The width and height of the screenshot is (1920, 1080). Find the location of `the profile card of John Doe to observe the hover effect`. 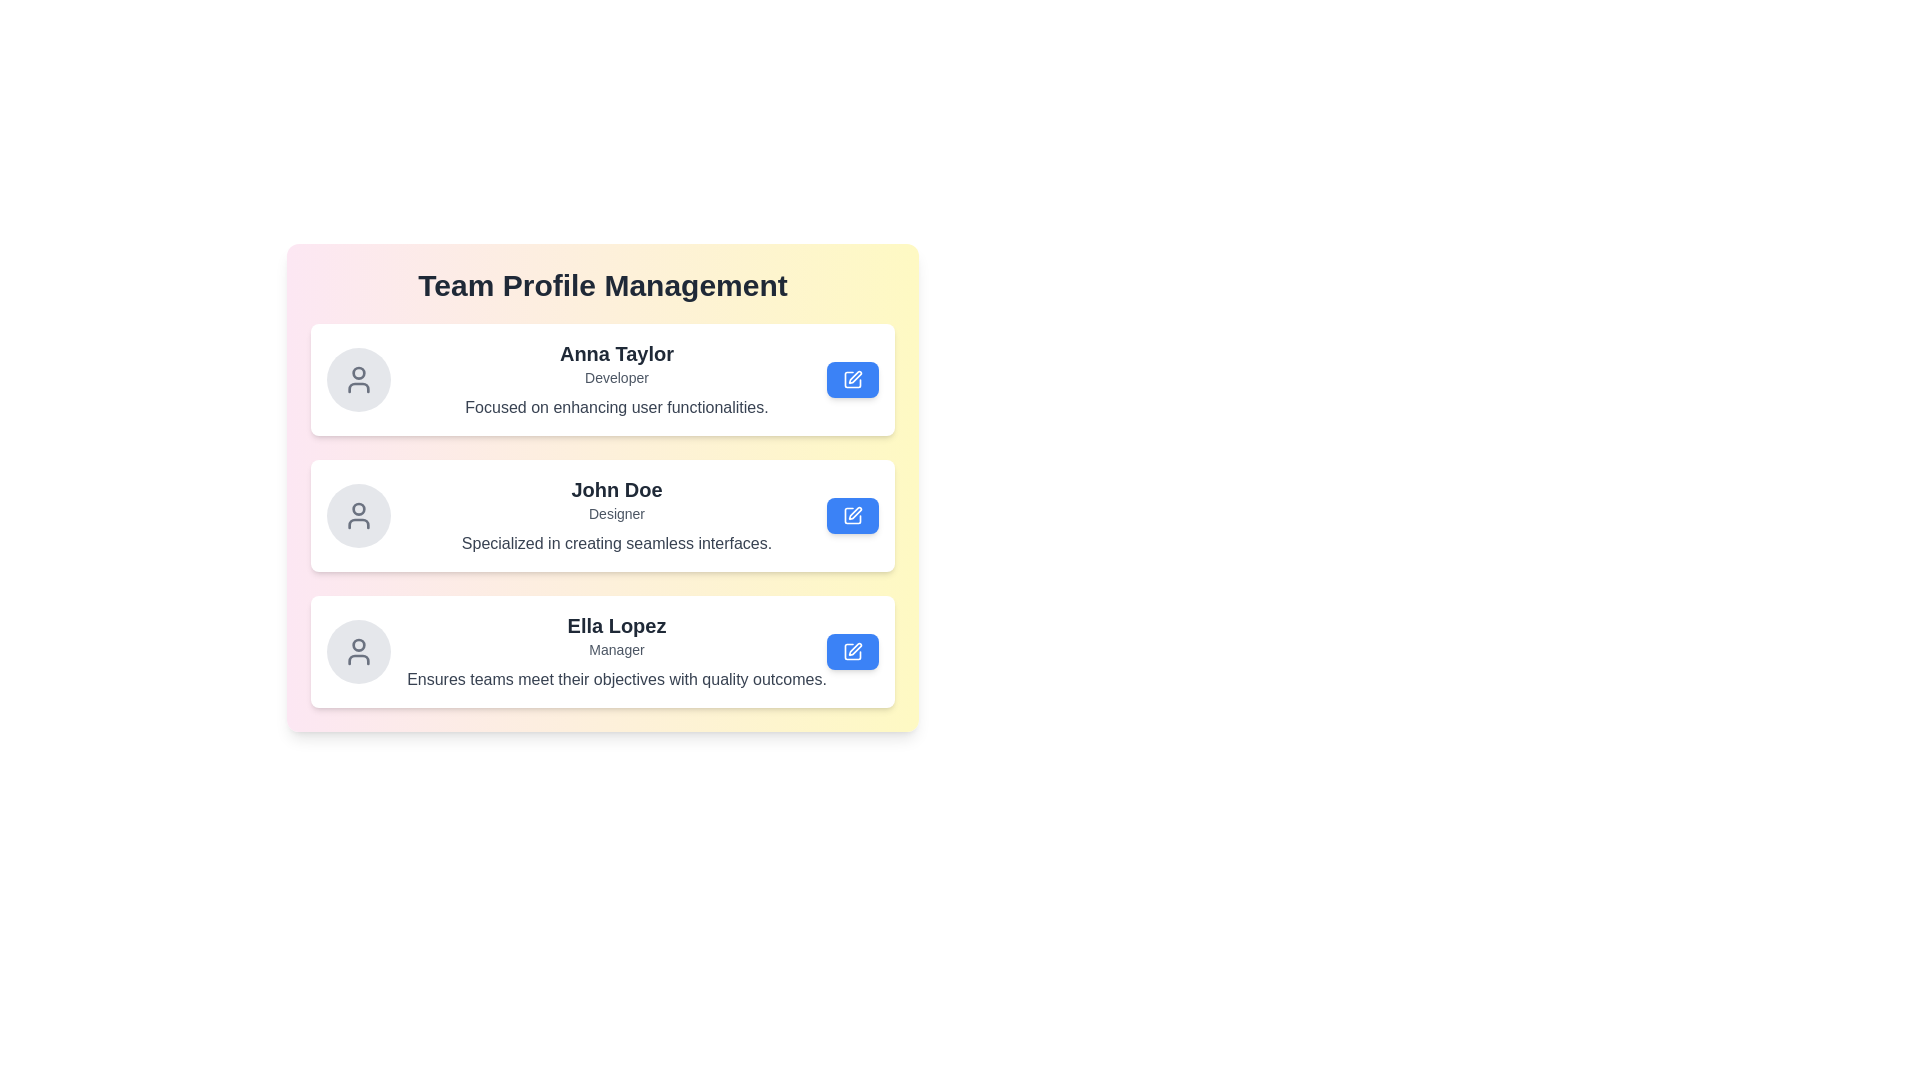

the profile card of John Doe to observe the hover effect is located at coordinates (602, 515).